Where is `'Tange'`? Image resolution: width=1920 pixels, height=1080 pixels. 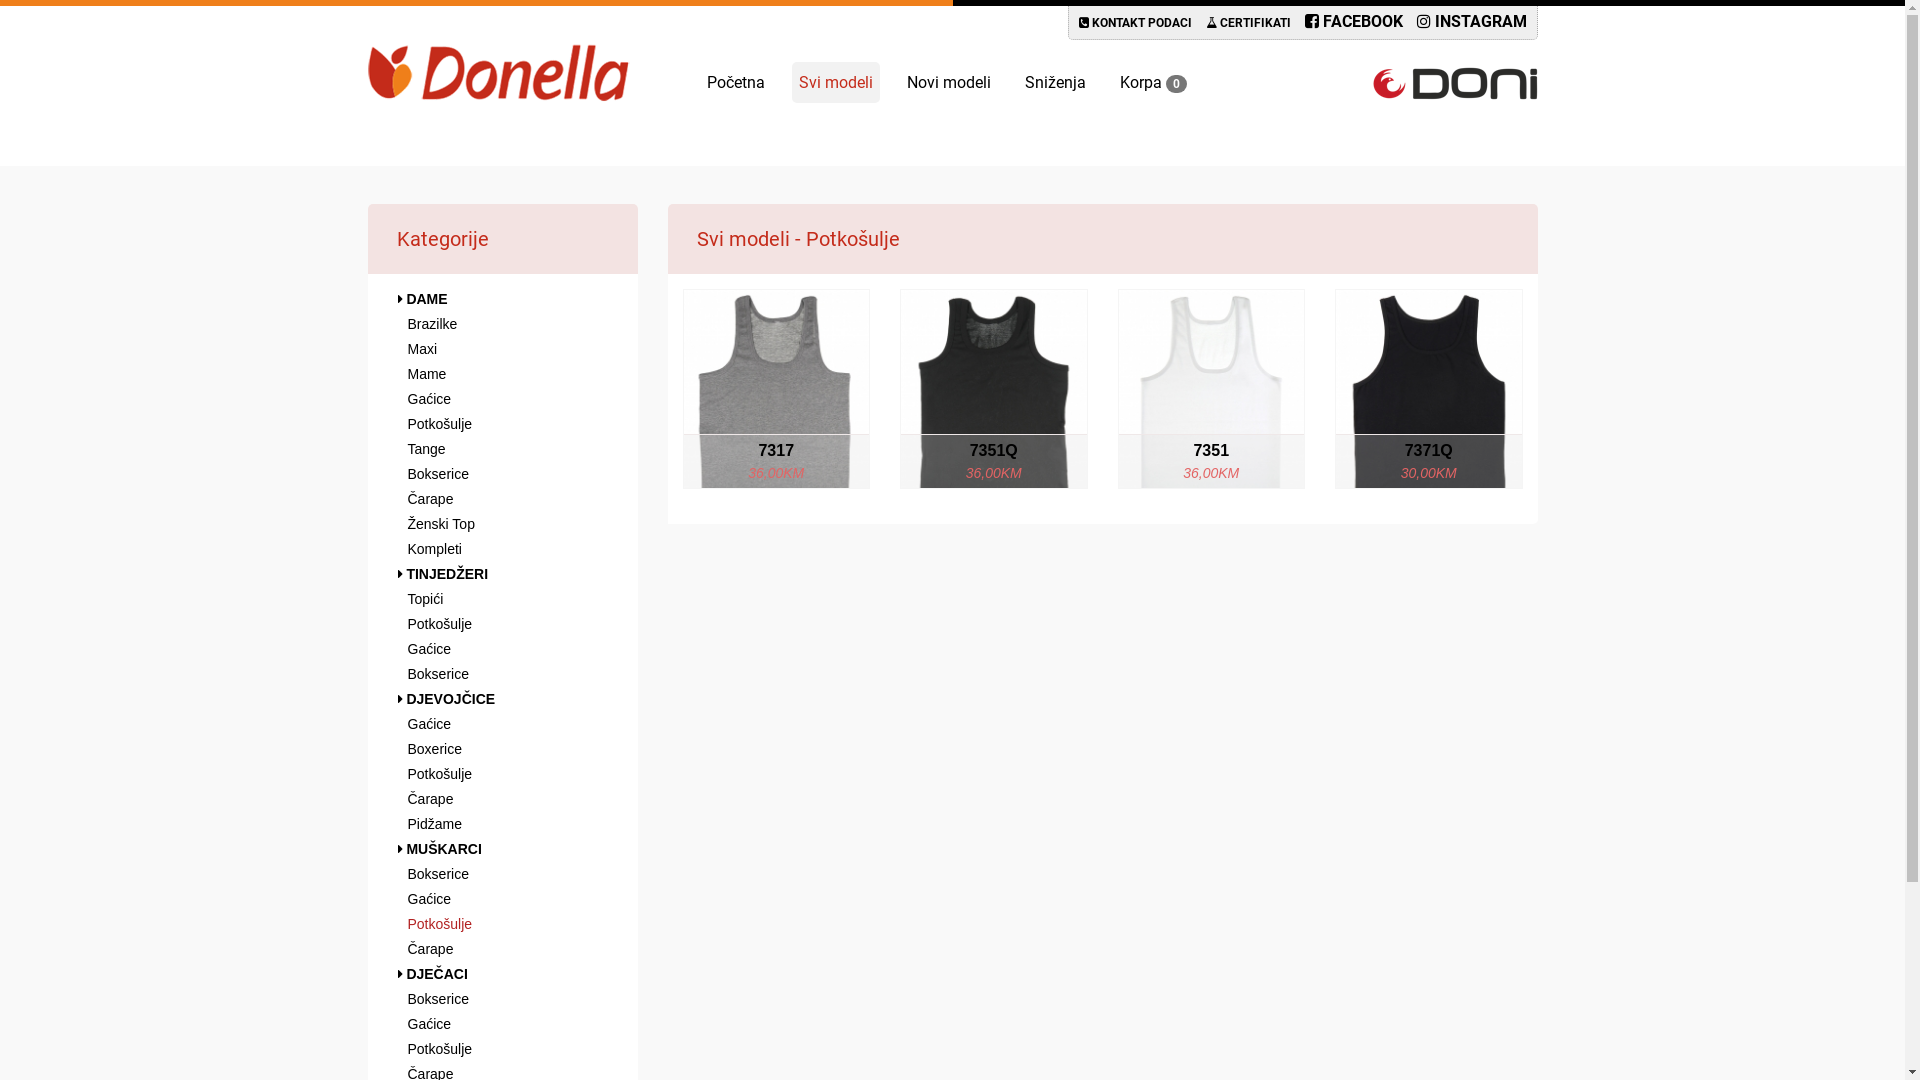 'Tange' is located at coordinates (503, 447).